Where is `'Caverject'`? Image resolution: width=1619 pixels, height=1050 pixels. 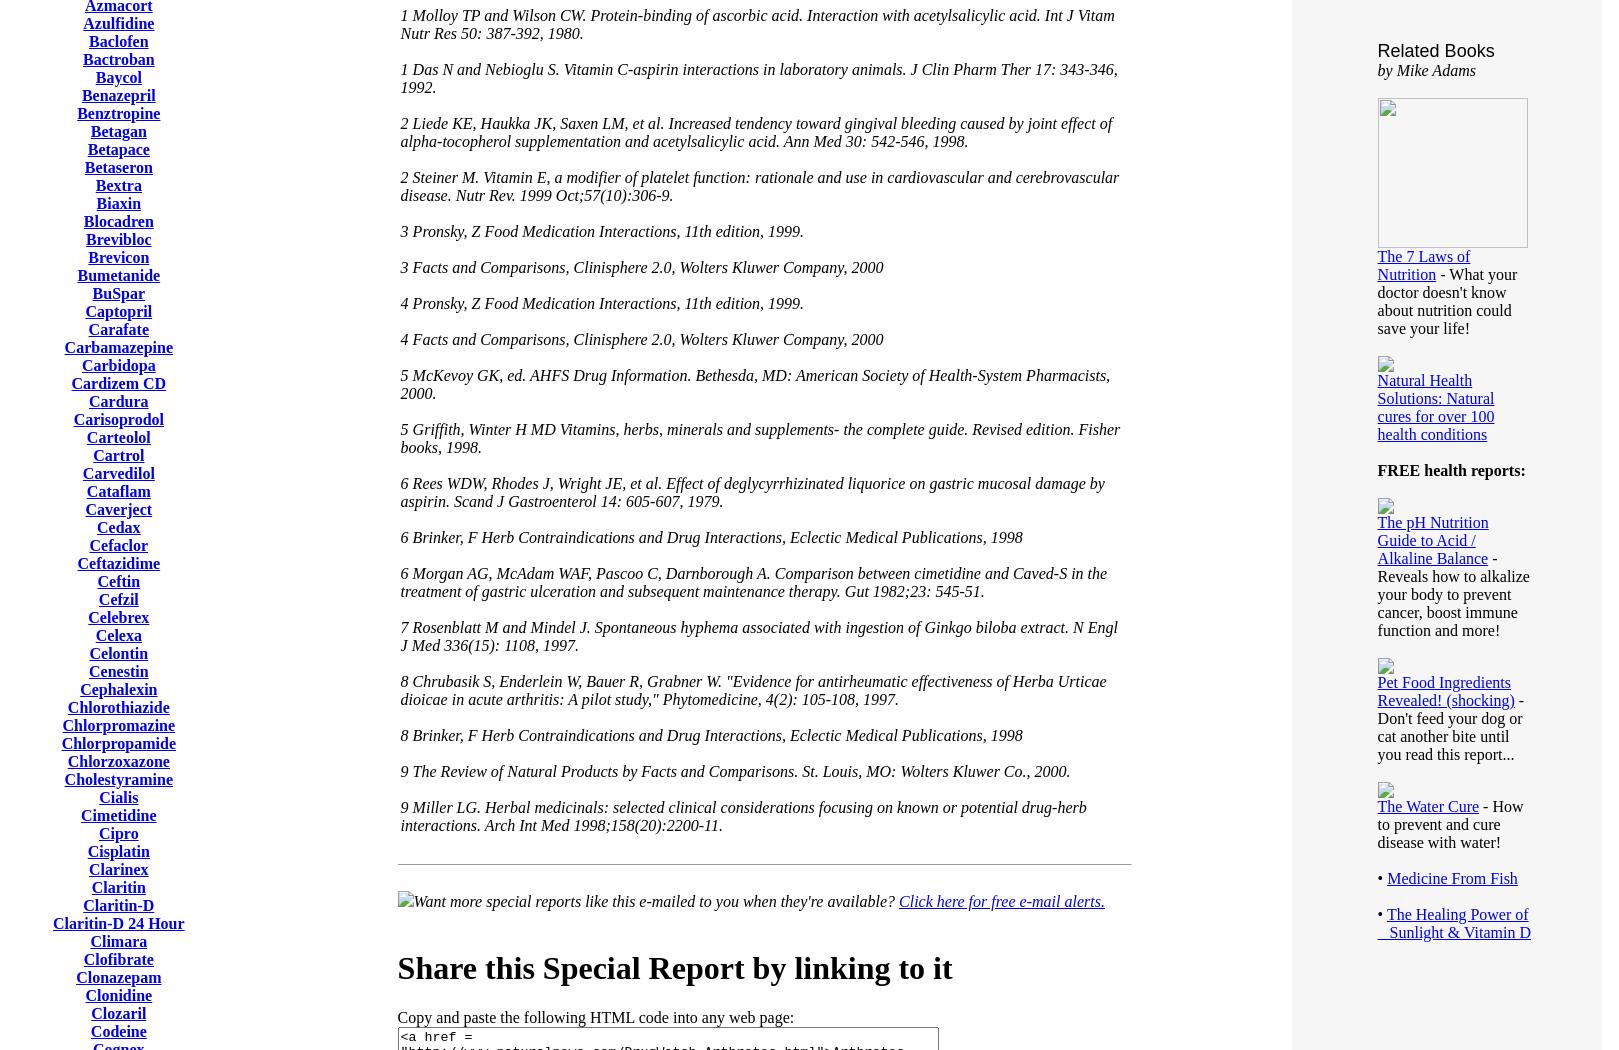 'Caverject' is located at coordinates (118, 508).